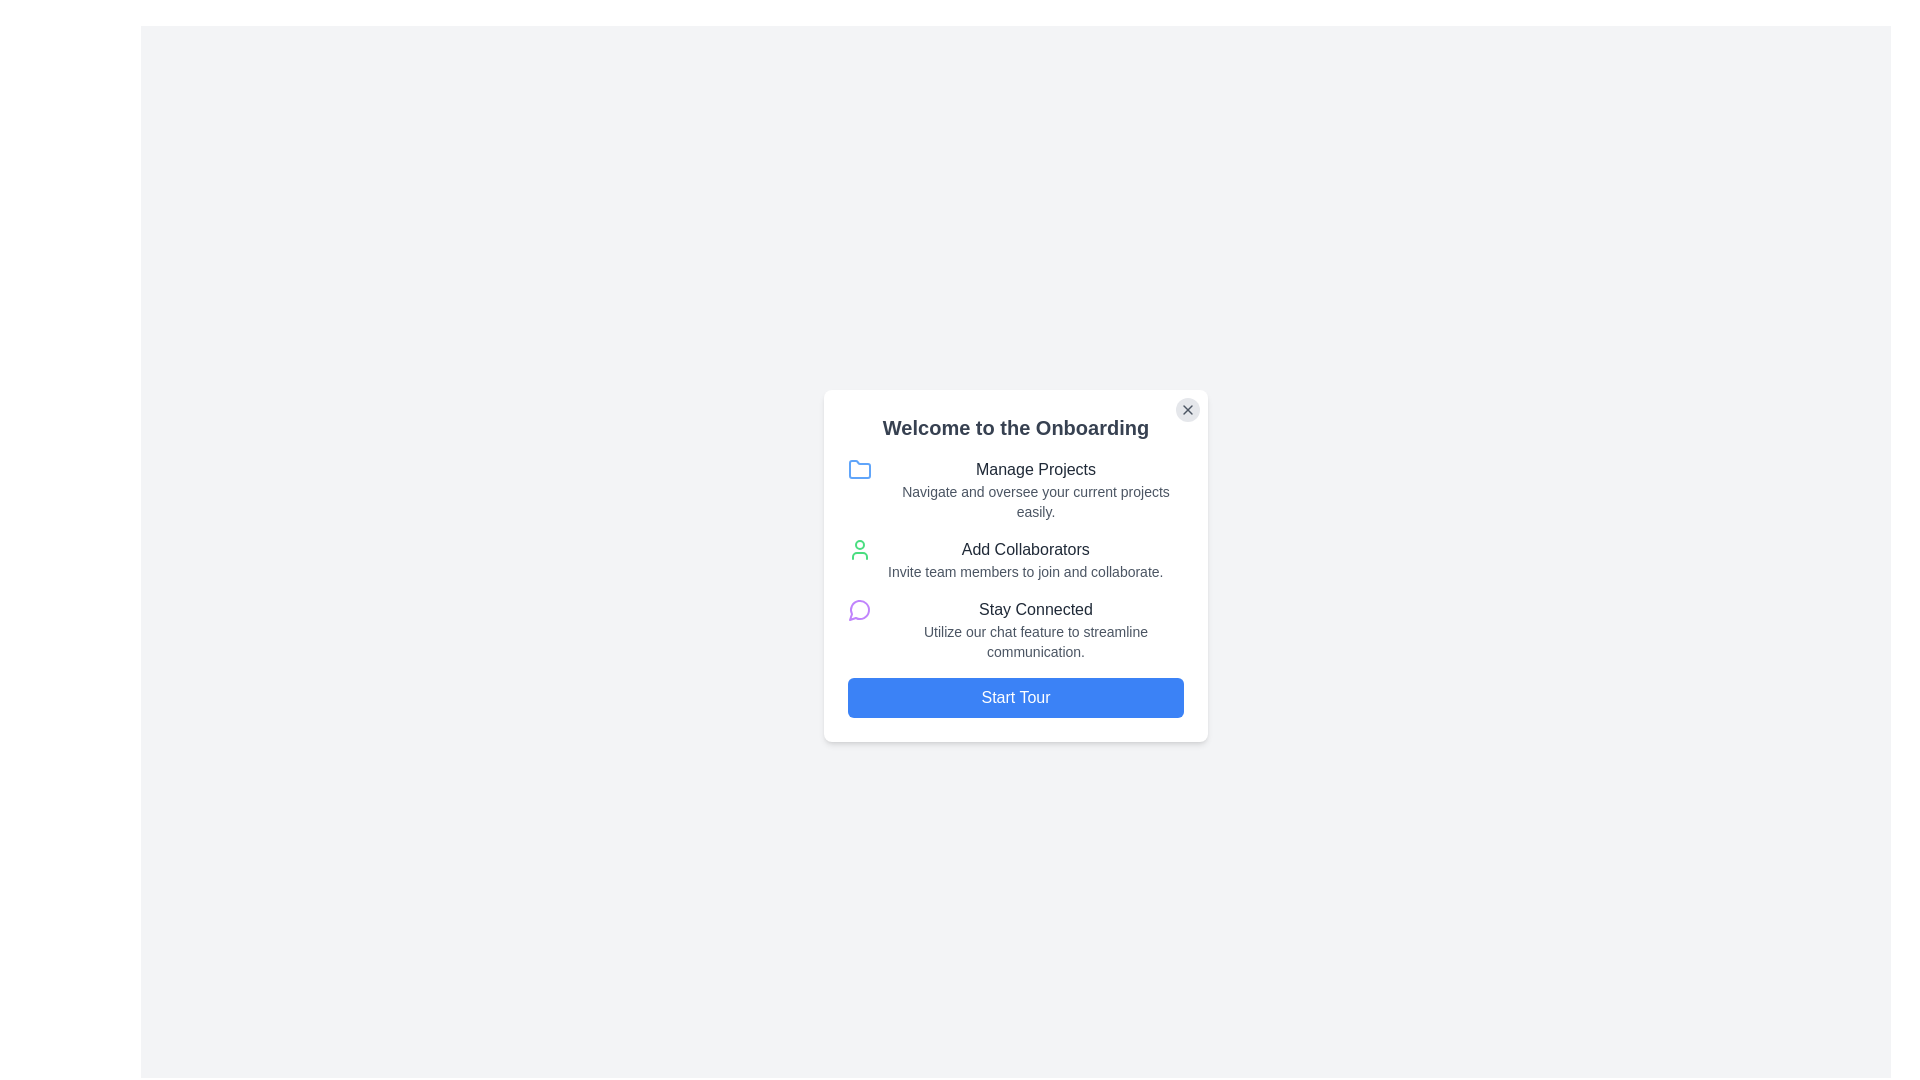  What do you see at coordinates (1036, 489) in the screenshot?
I see `the Informational Header and Description section that contains the bolded header 'Manage Projects' and the subtitle 'Navigate and oversee your current projects easily.'` at bounding box center [1036, 489].